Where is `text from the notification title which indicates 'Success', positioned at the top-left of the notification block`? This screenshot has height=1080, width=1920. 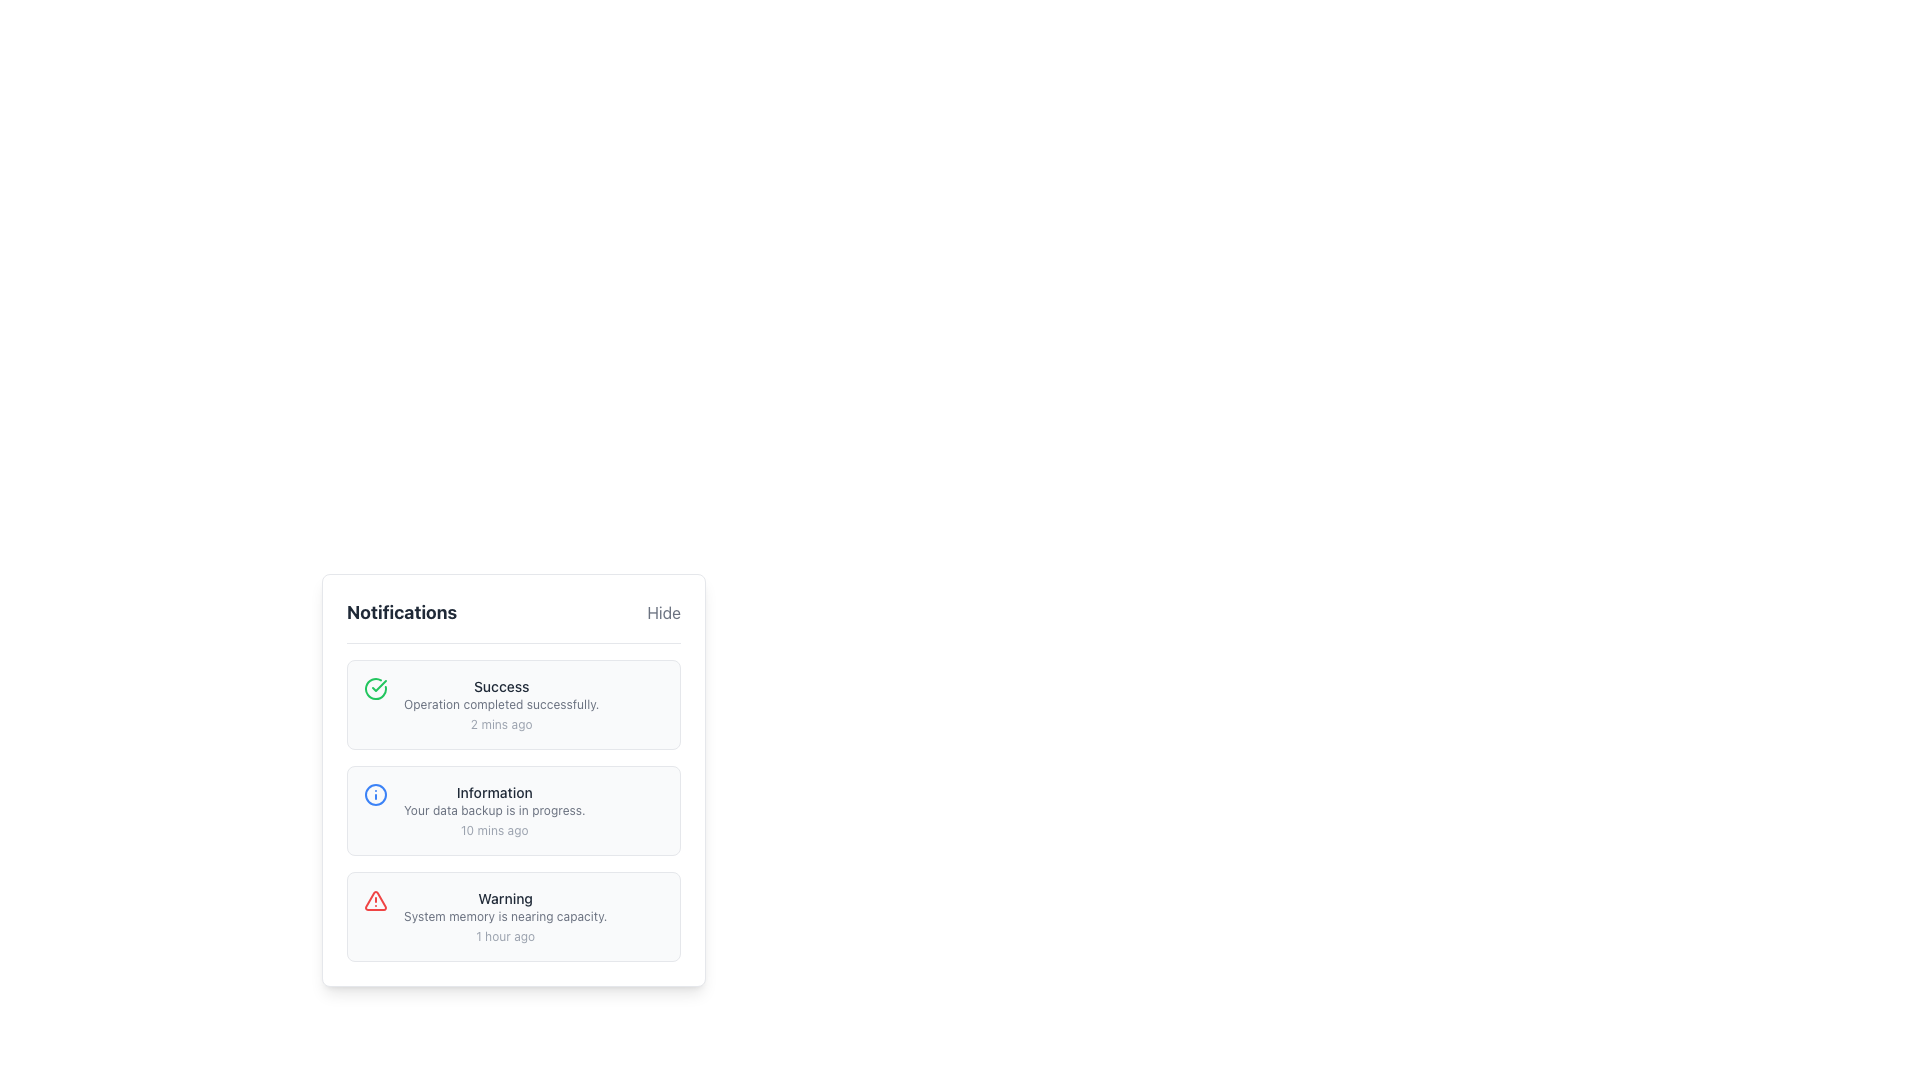 text from the notification title which indicates 'Success', positioned at the top-left of the notification block is located at coordinates (501, 685).